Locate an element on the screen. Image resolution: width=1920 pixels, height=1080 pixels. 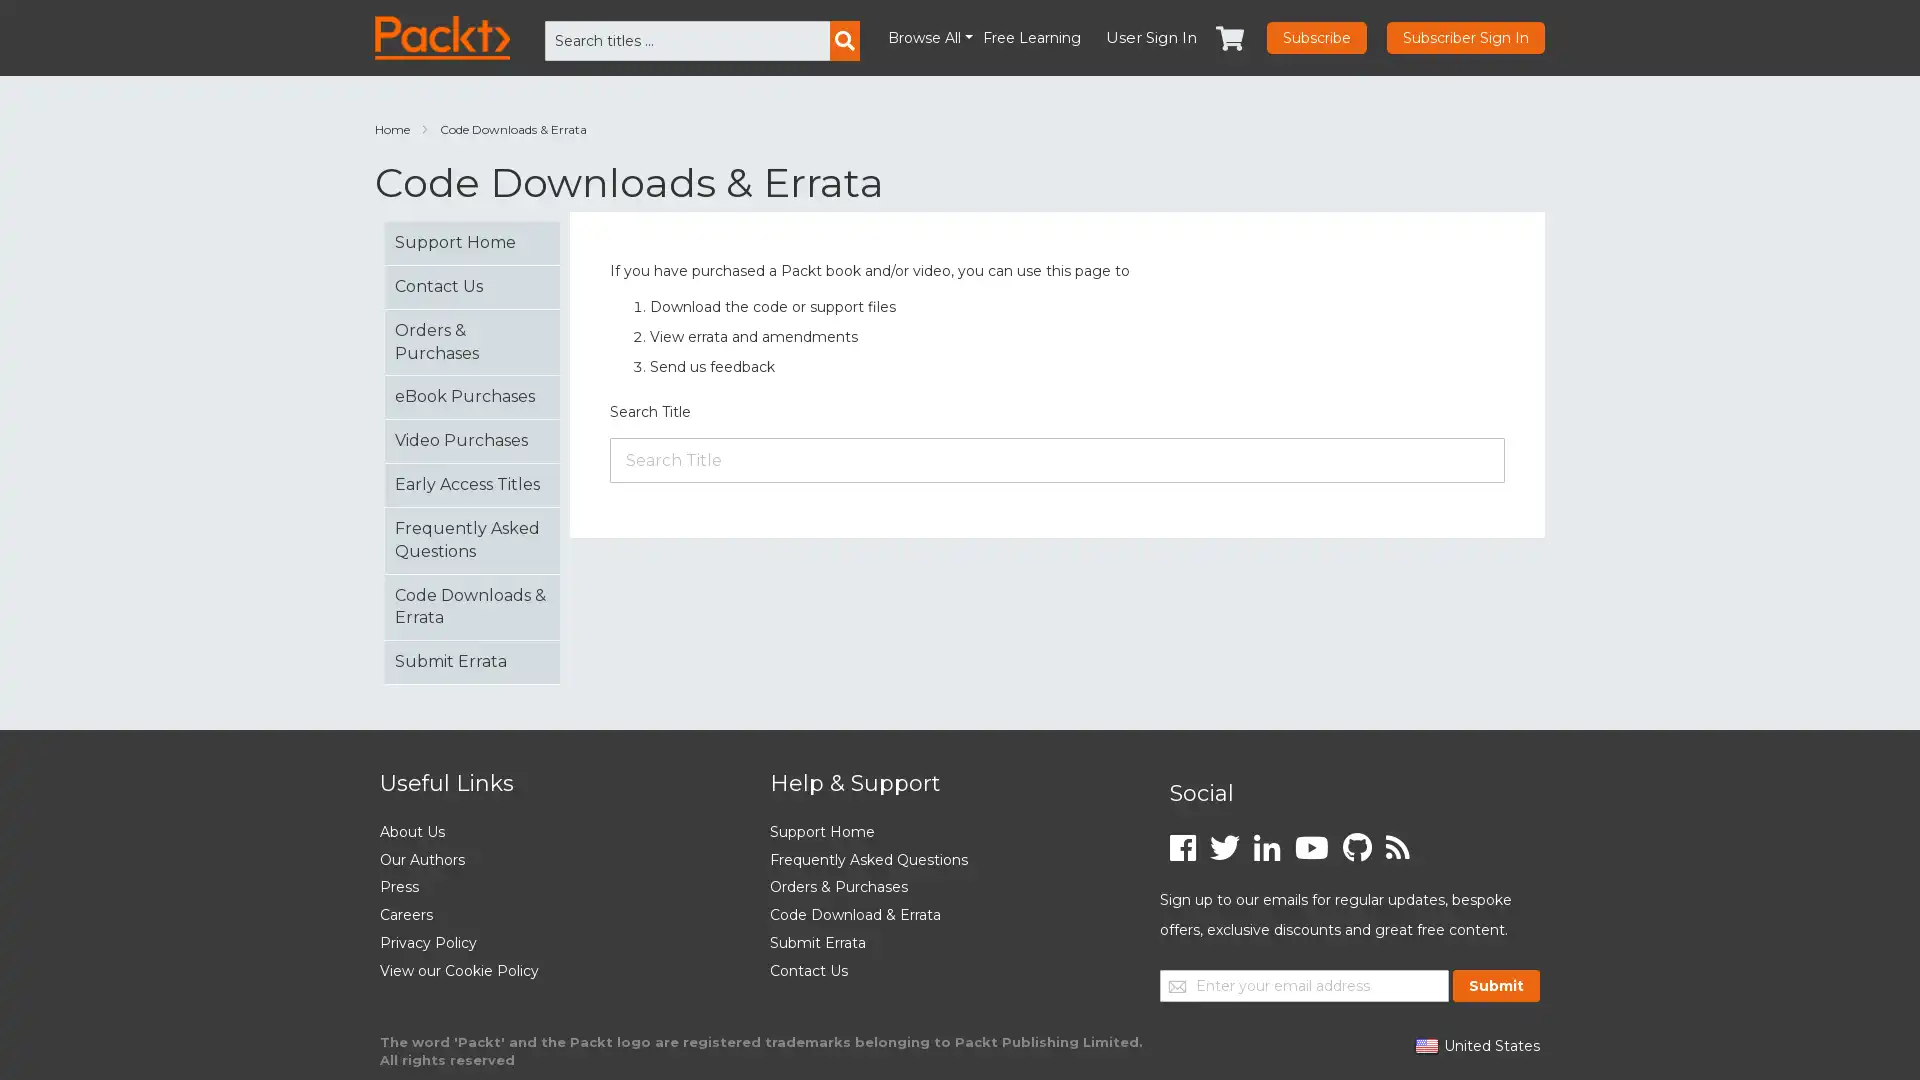
Search is located at coordinates (844, 41).